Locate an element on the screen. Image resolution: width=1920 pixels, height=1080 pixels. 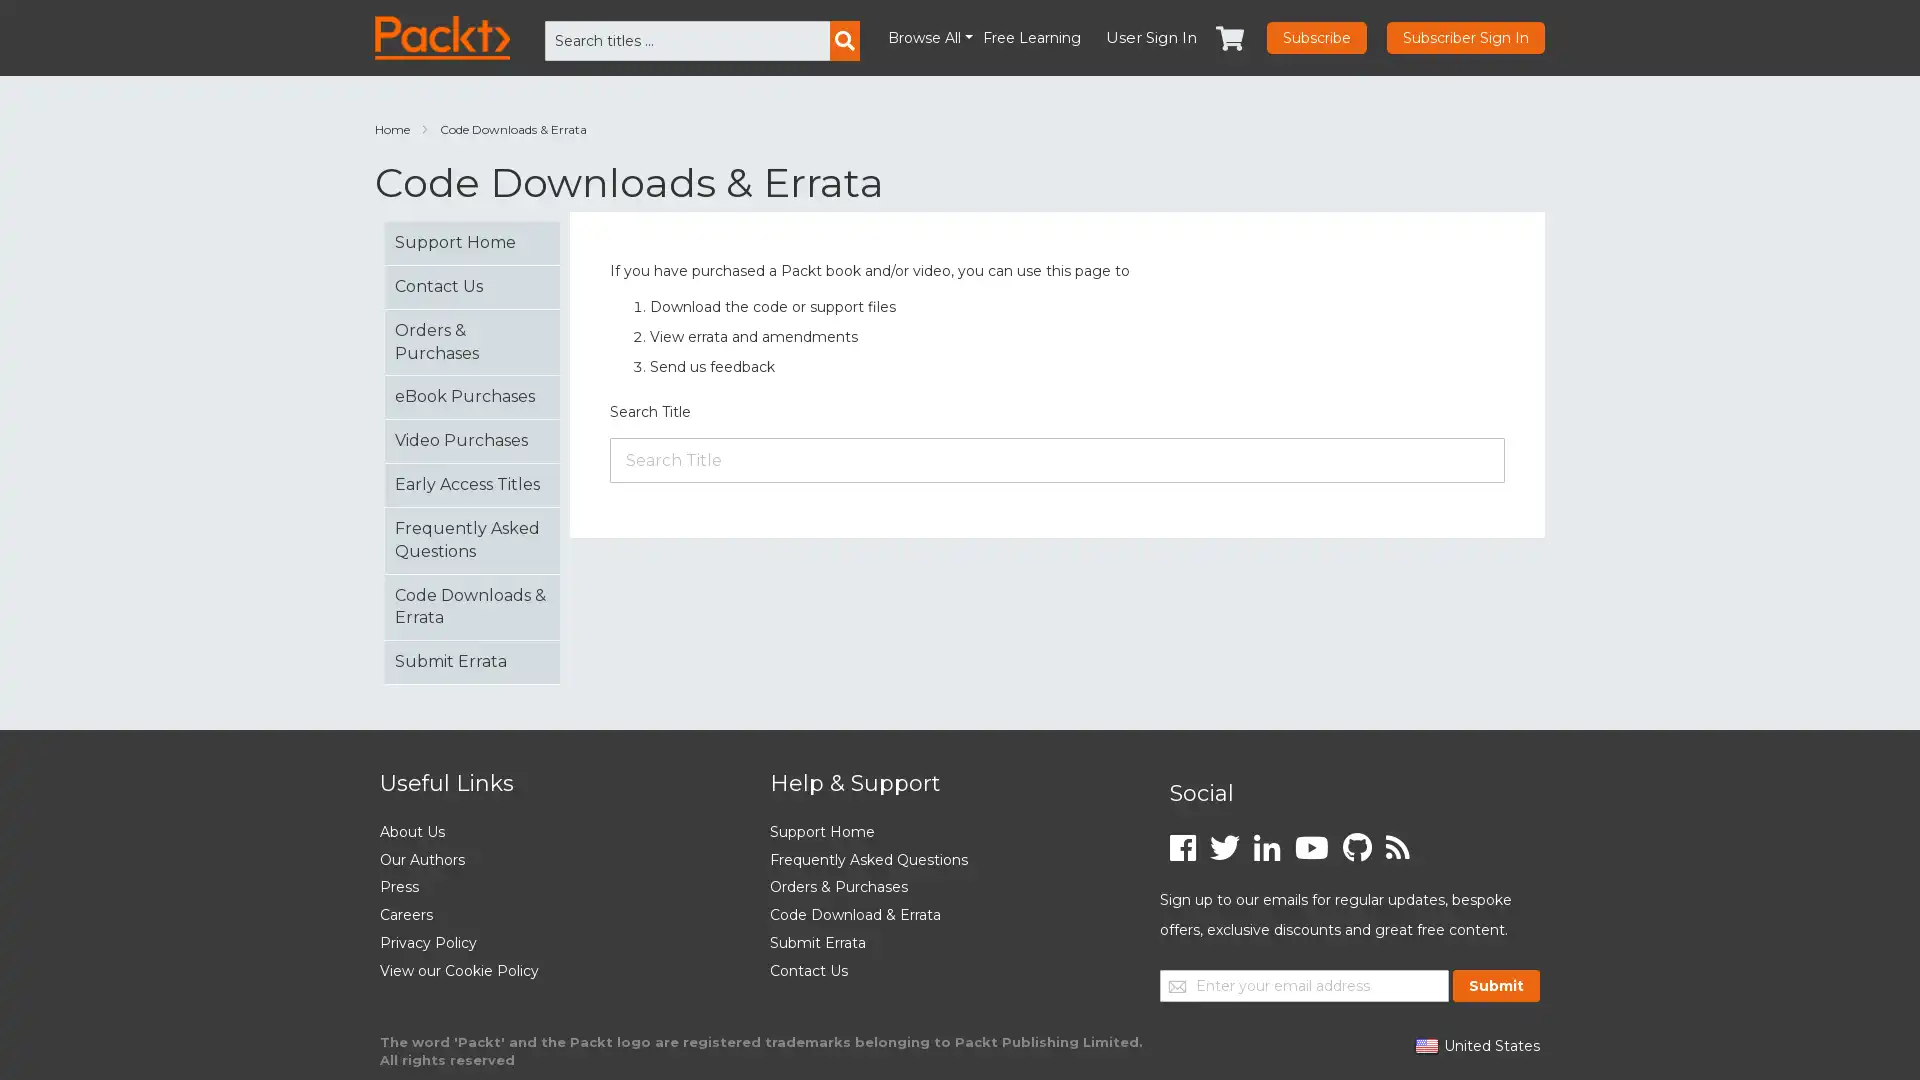
Search is located at coordinates (844, 41).